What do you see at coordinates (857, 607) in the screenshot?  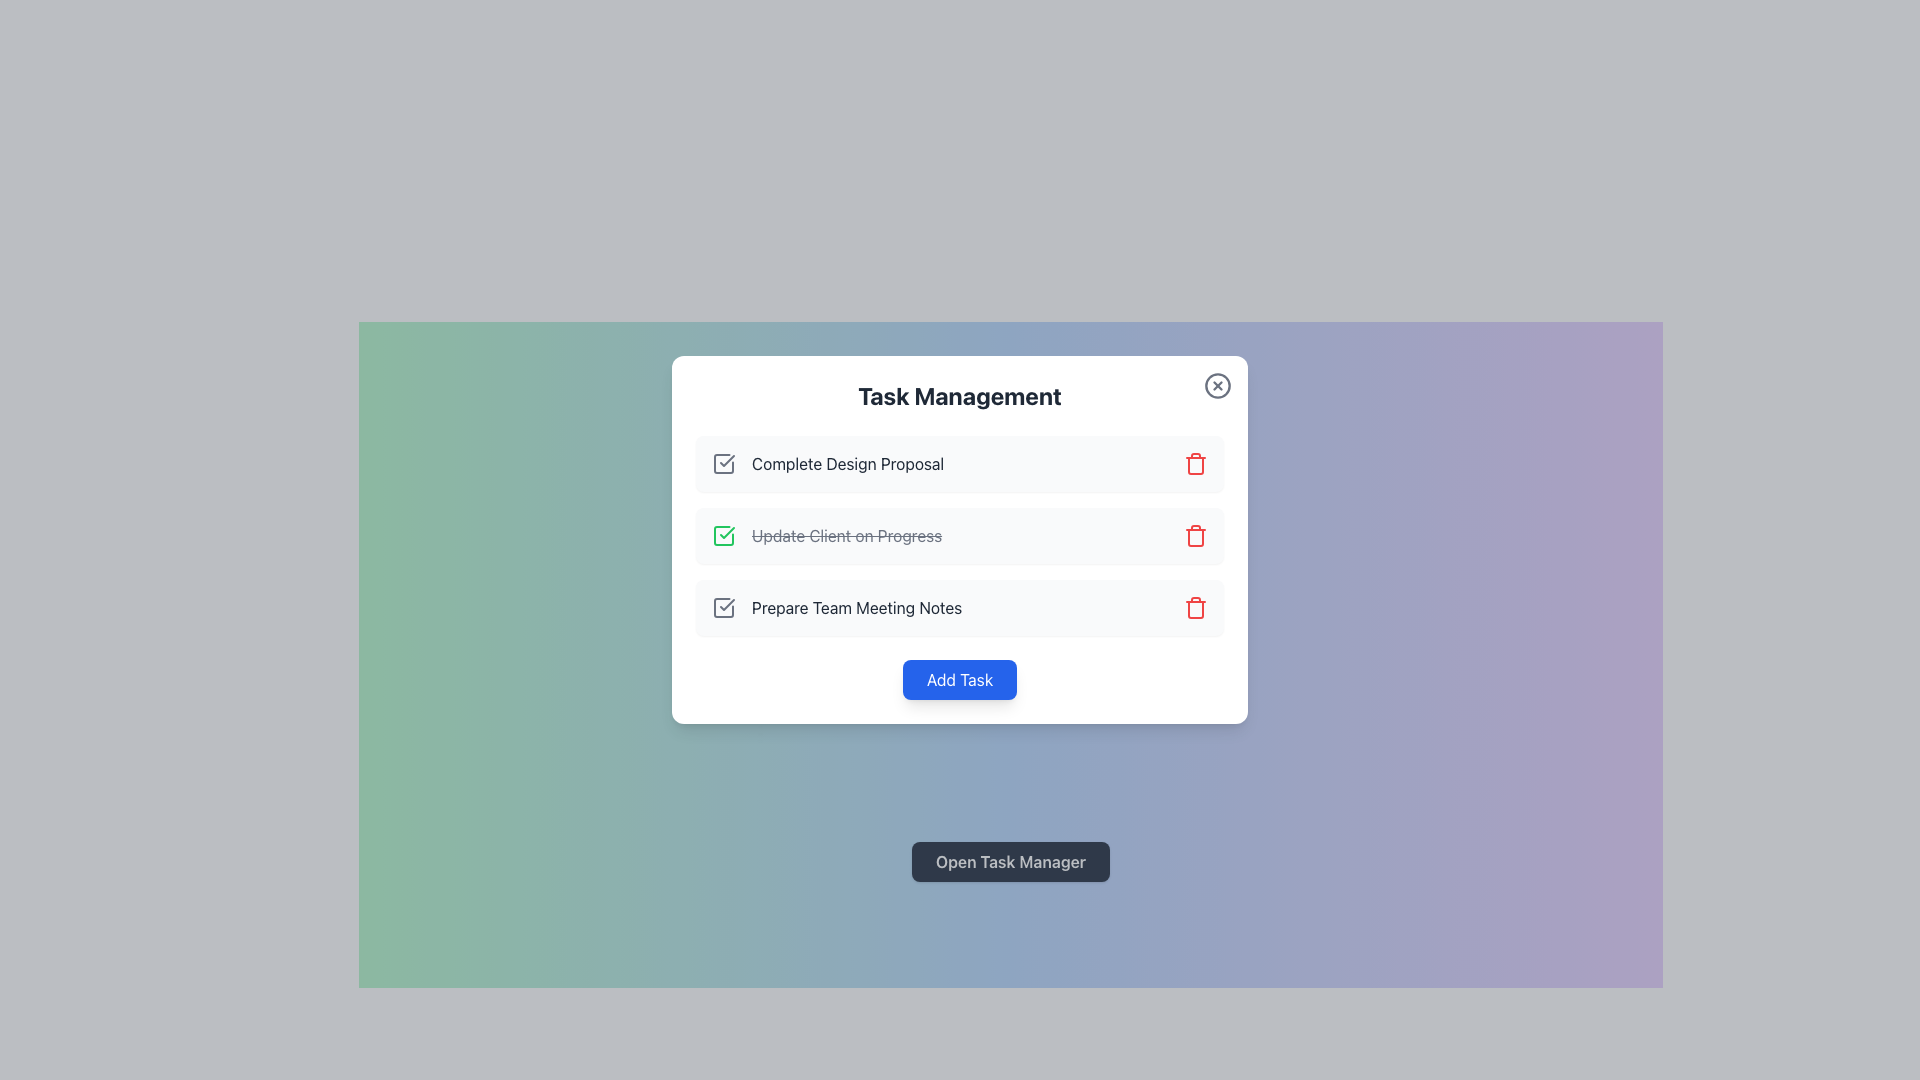 I see `the static text label for the task item in the task management interface, which is the third item in the vertical list, to focus or highlight it` at bounding box center [857, 607].